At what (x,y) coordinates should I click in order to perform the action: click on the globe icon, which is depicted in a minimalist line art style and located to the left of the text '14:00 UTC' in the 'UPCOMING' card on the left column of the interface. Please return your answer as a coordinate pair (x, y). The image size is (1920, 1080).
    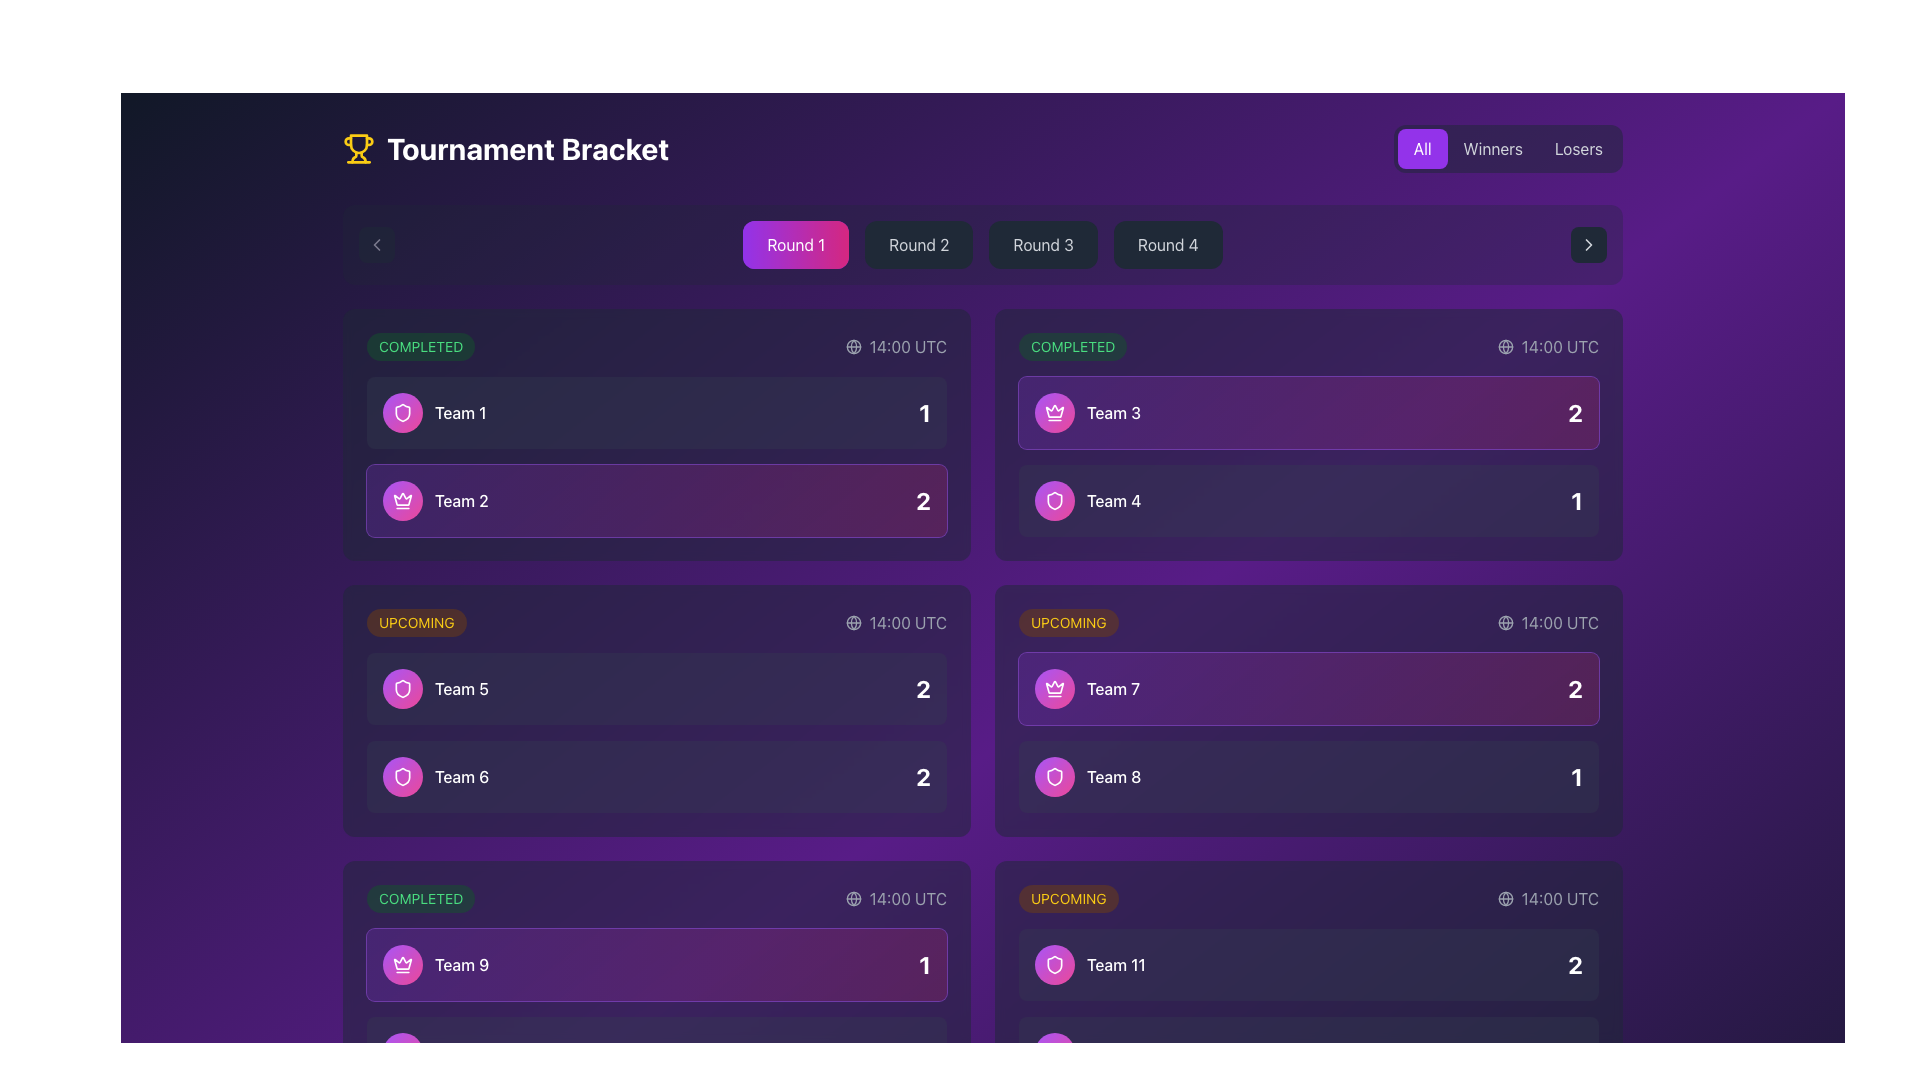
    Looking at the image, I should click on (853, 622).